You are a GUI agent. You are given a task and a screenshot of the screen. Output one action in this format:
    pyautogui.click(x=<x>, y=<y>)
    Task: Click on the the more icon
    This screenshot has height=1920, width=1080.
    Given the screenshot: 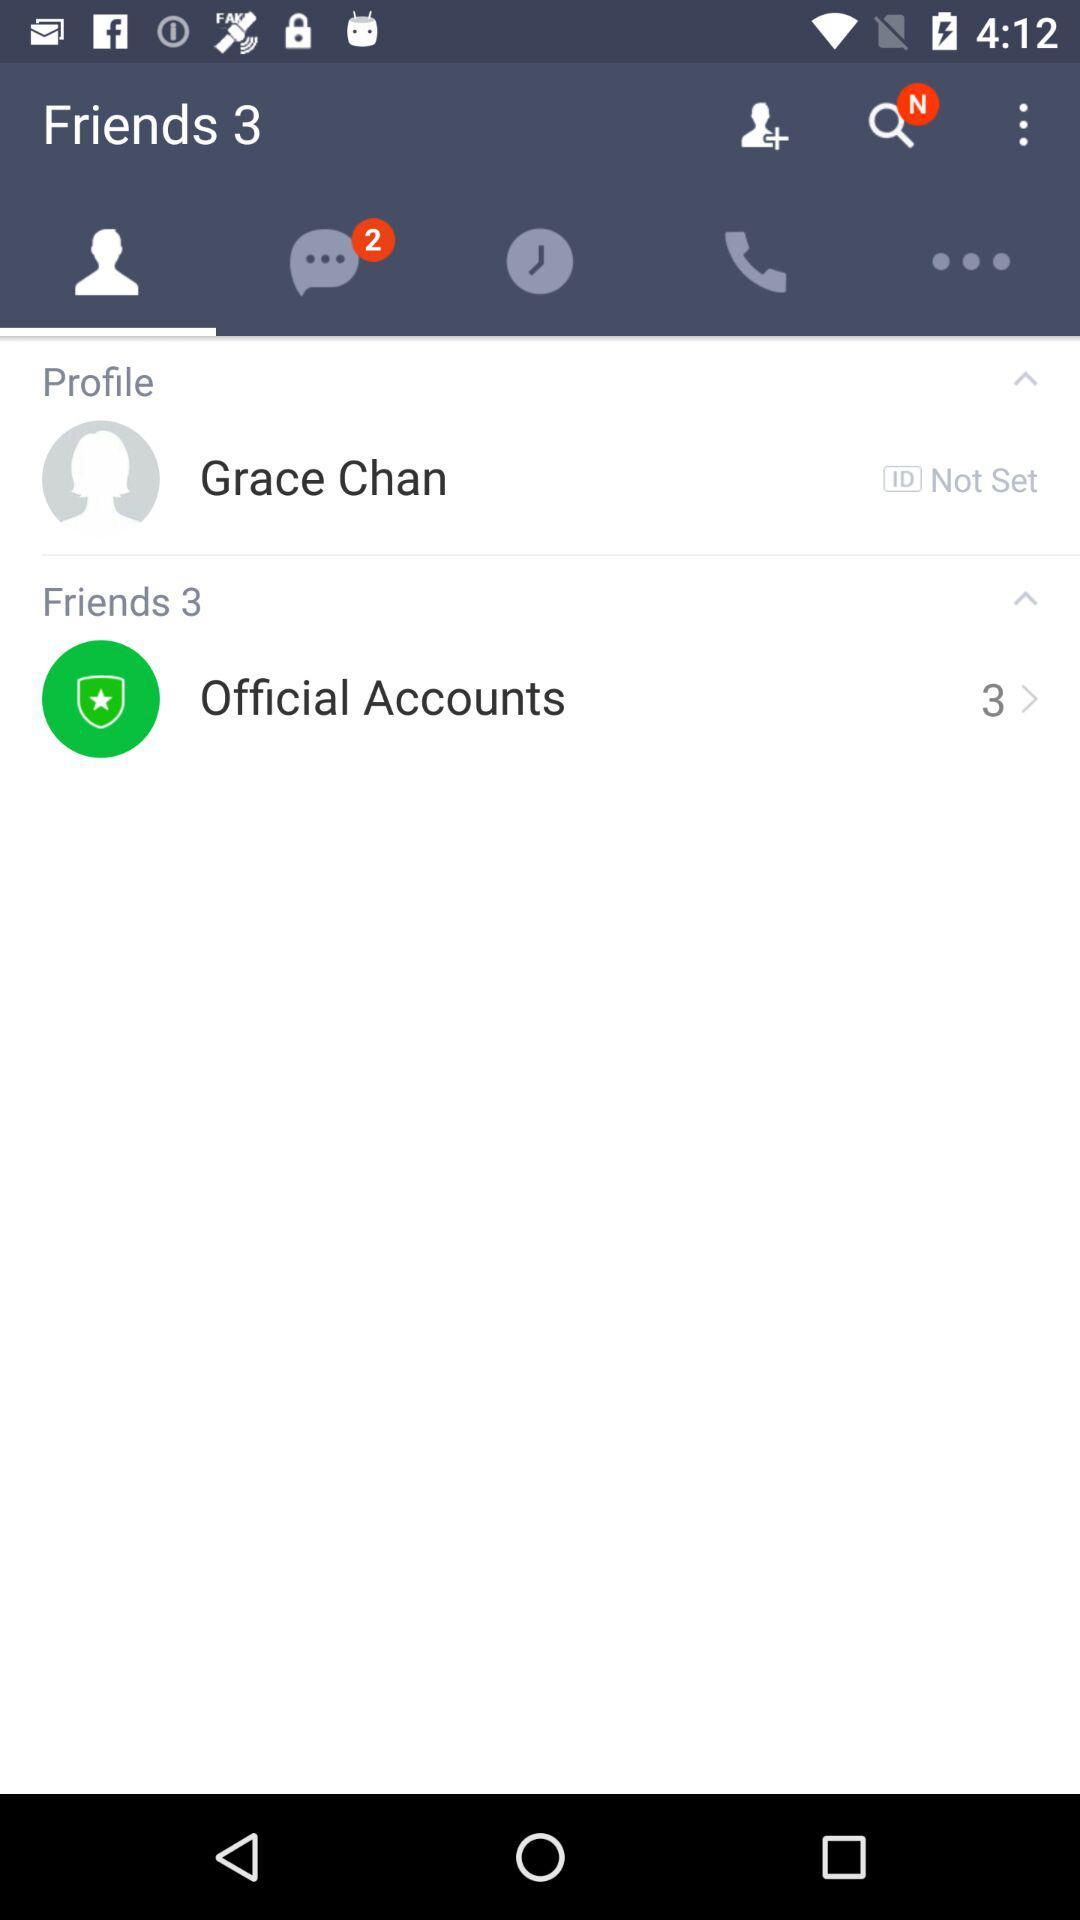 What is the action you would take?
    pyautogui.click(x=971, y=261)
    